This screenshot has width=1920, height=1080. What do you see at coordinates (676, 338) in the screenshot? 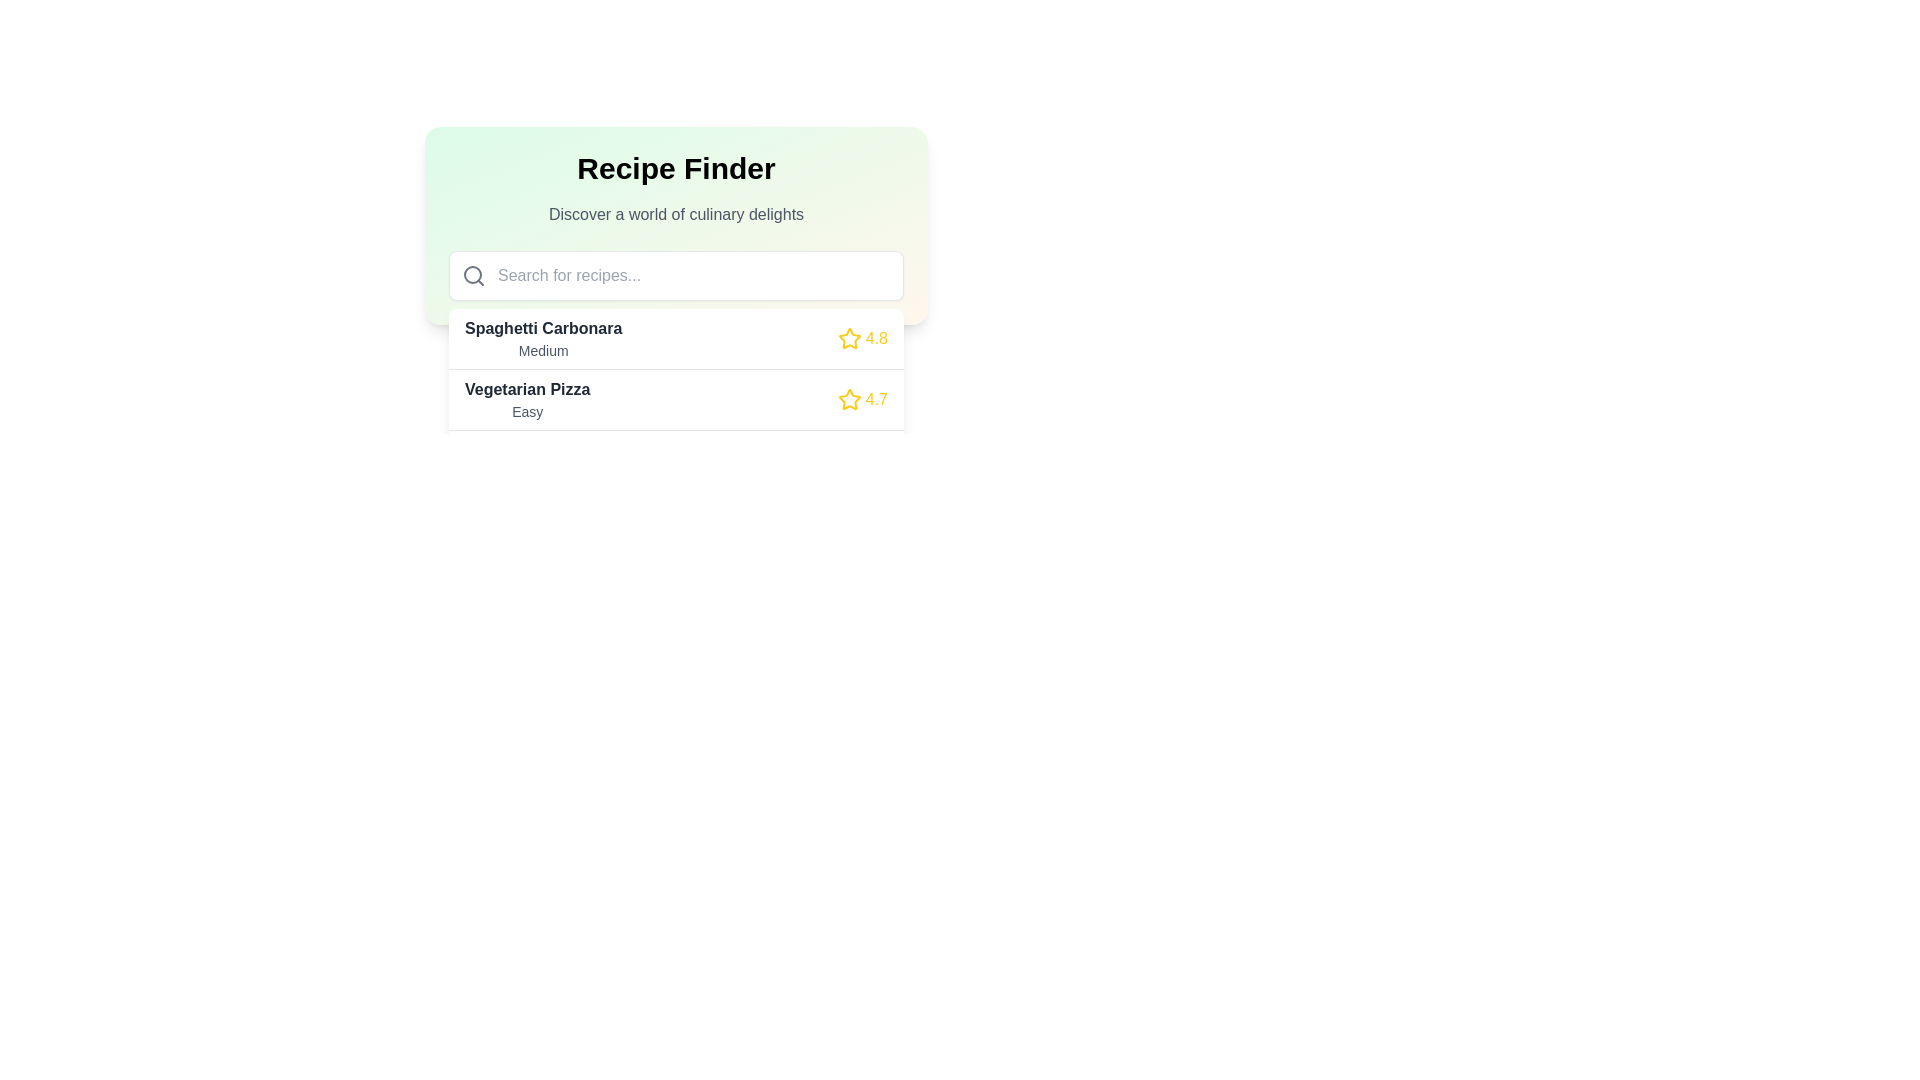
I see `the first recipe item in the 'Recipe Finder' section` at bounding box center [676, 338].